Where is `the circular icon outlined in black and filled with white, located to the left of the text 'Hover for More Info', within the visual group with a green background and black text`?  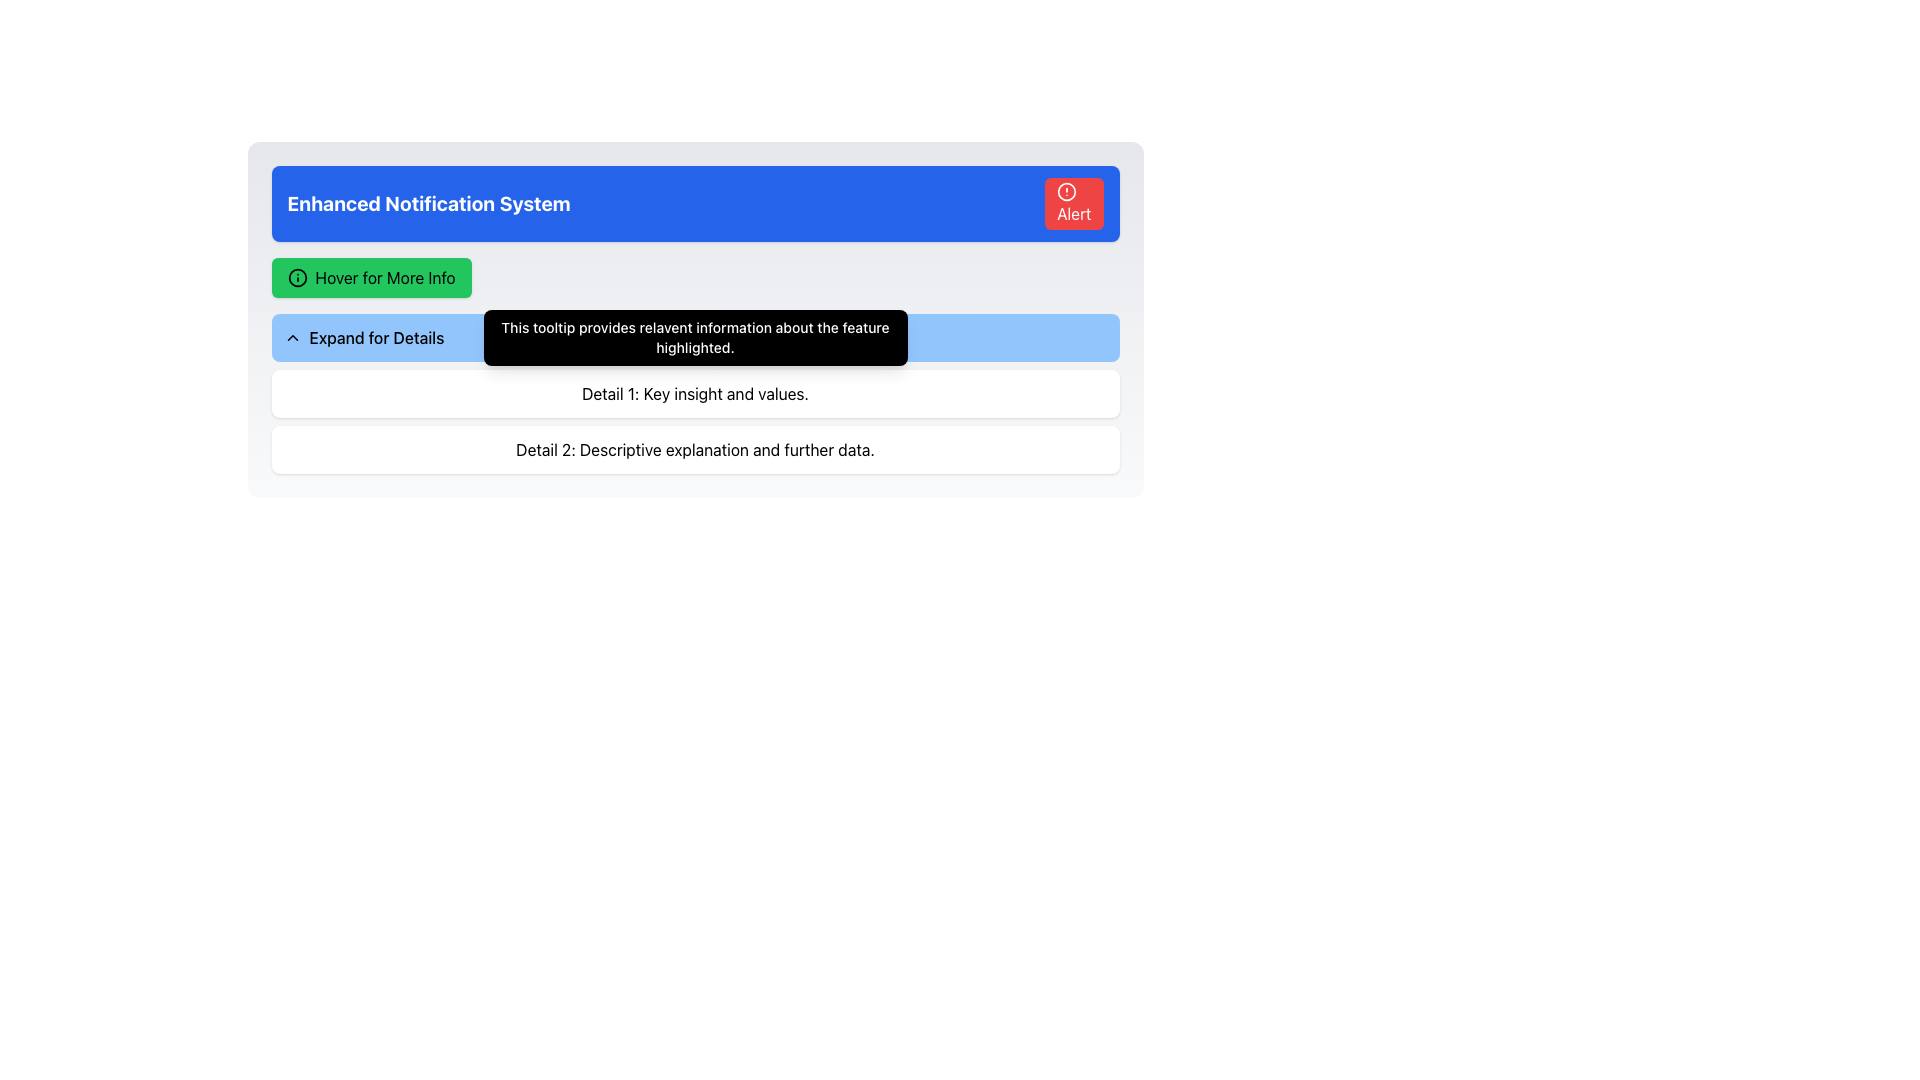
the circular icon outlined in black and filled with white, located to the left of the text 'Hover for More Info', within the visual group with a green background and black text is located at coordinates (296, 277).